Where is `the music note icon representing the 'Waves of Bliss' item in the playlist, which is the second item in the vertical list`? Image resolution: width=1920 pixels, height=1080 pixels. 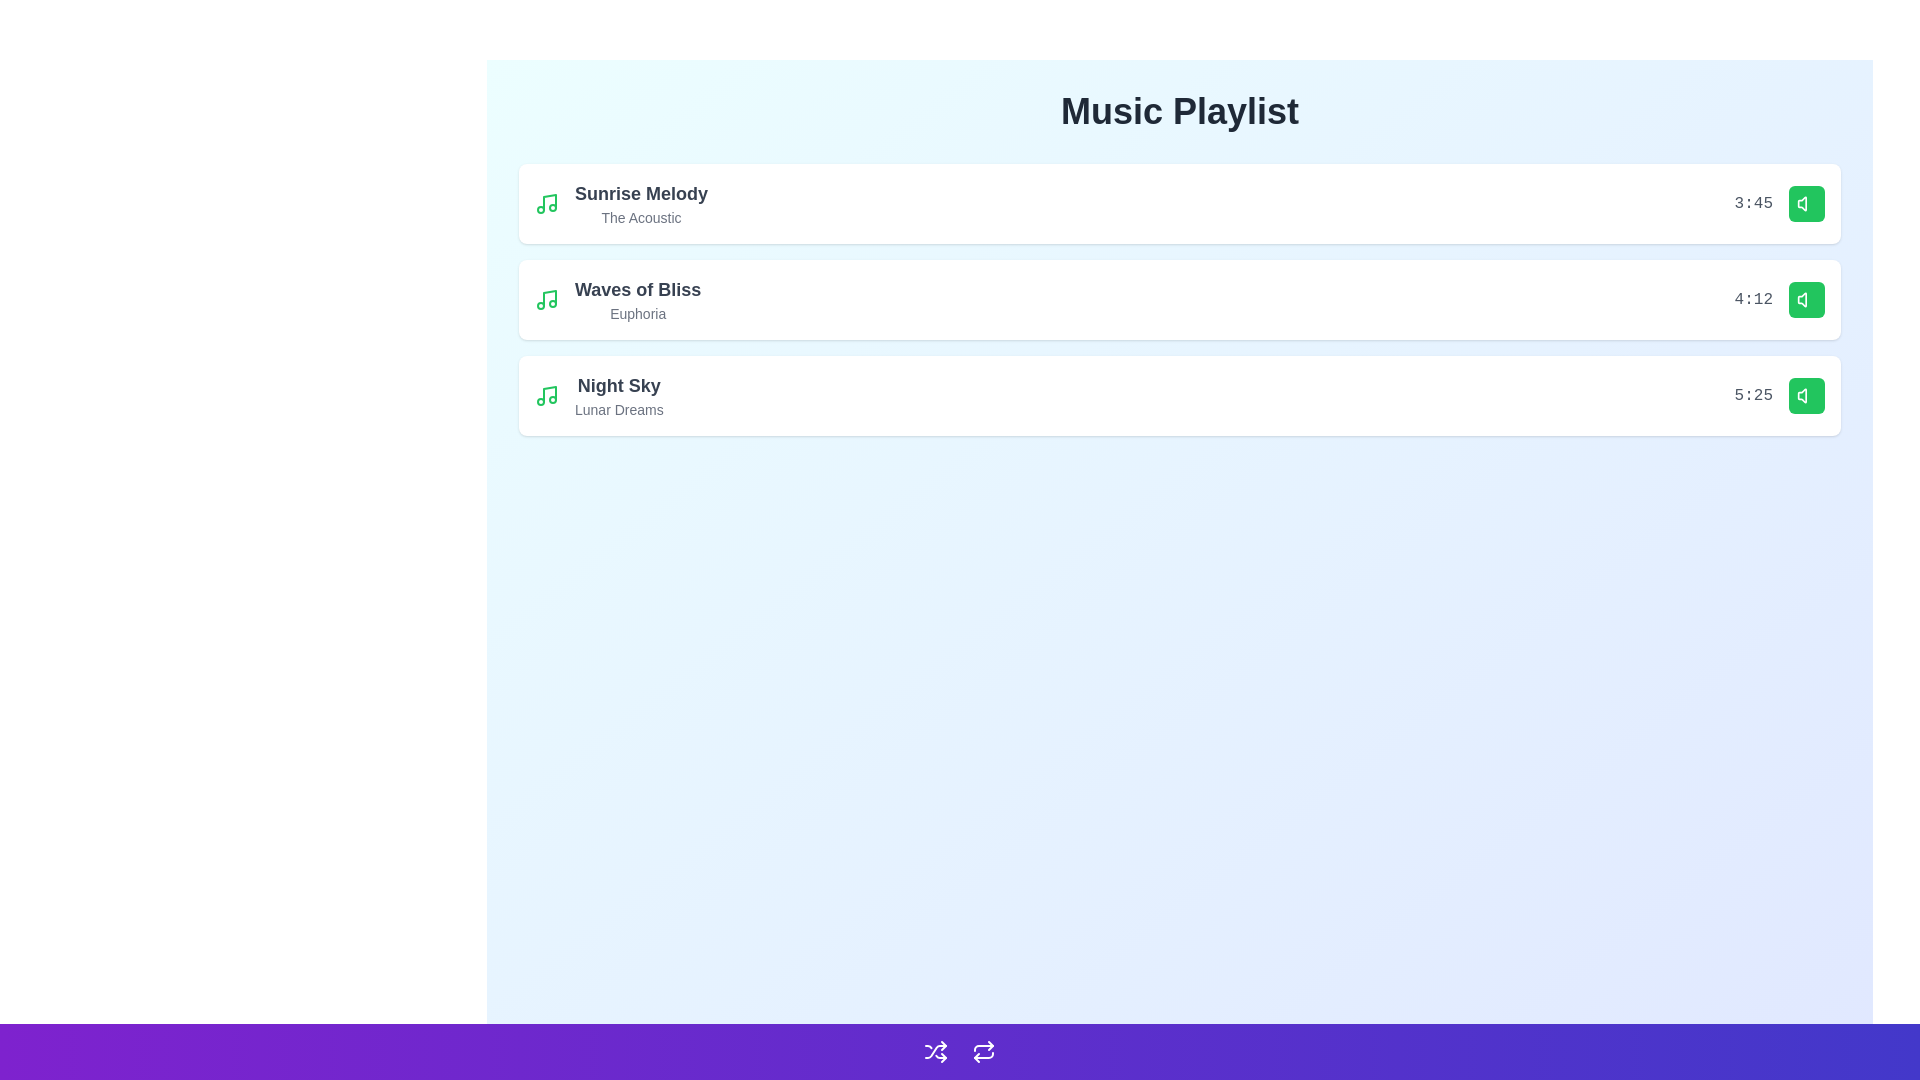 the music note icon representing the 'Waves of Bliss' item in the playlist, which is the second item in the vertical list is located at coordinates (547, 300).